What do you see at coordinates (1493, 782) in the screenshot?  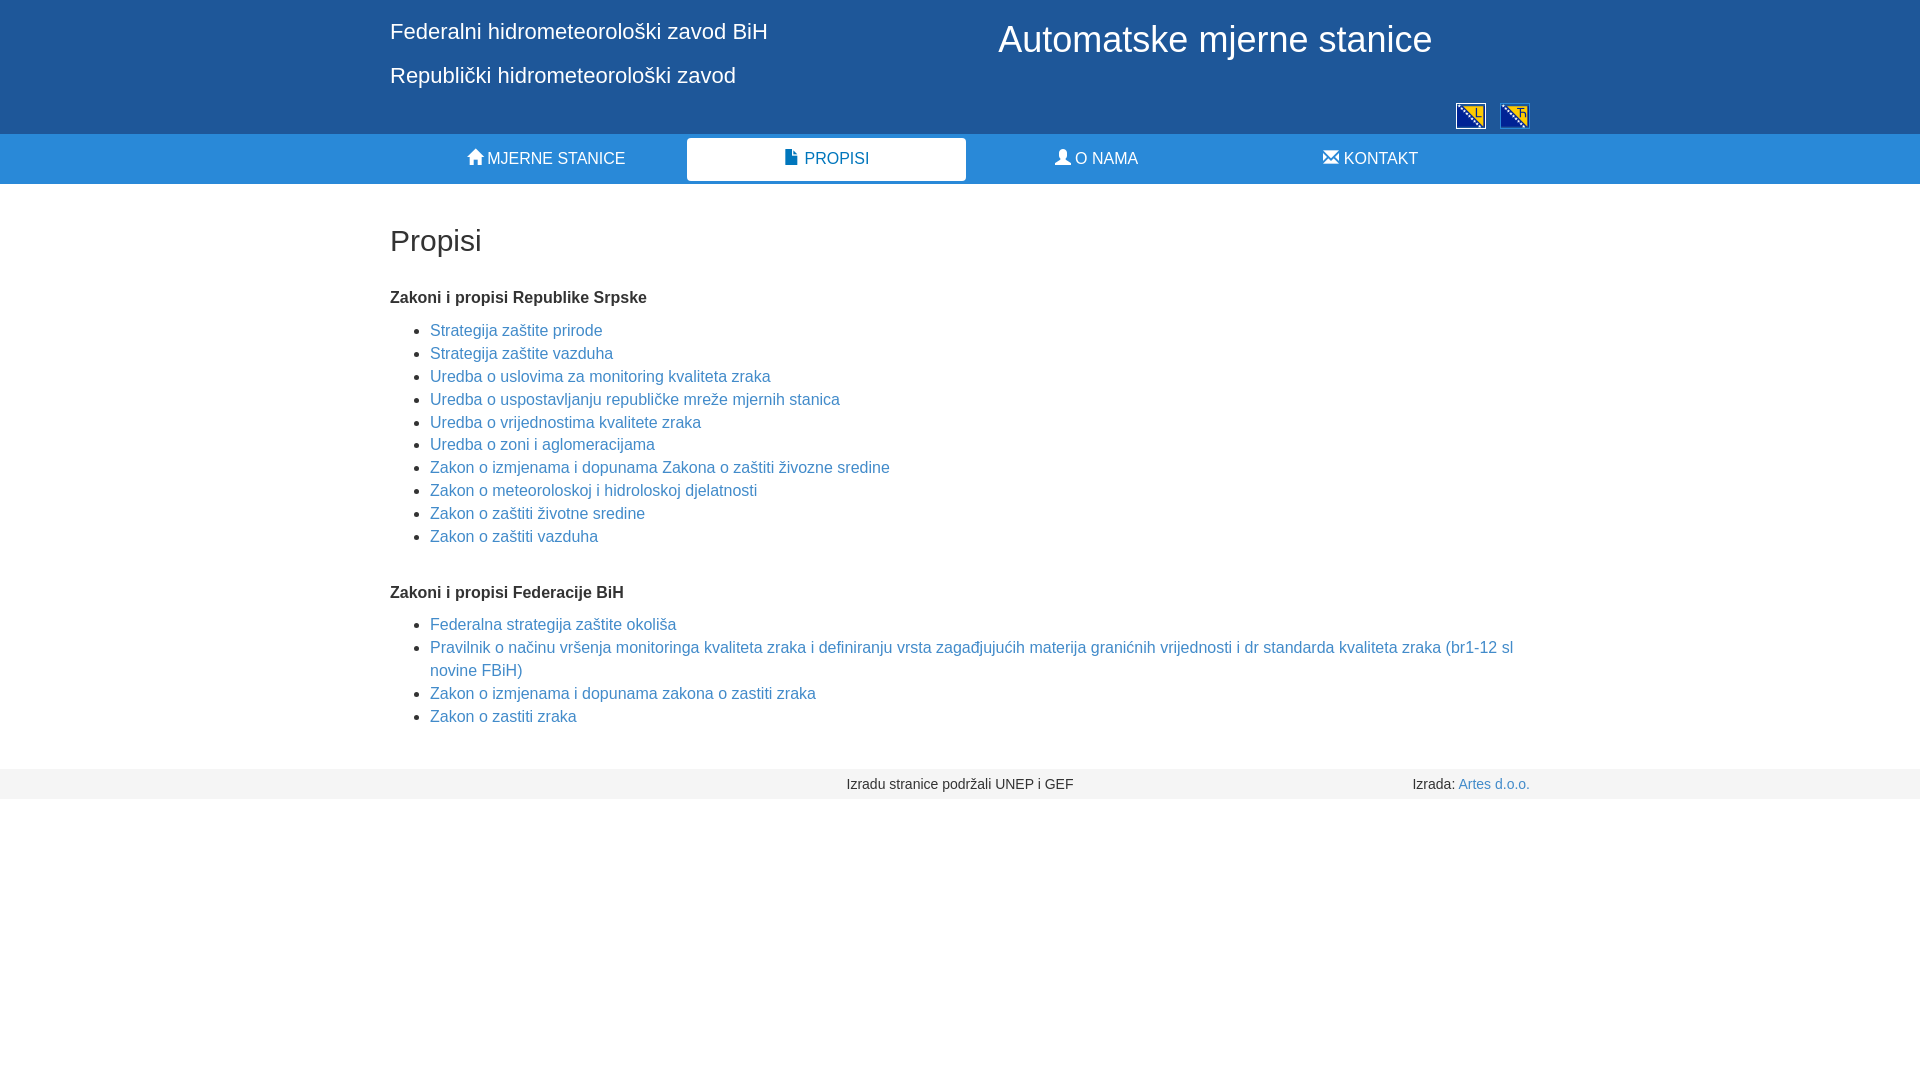 I see `'Artes d.o.o.'` at bounding box center [1493, 782].